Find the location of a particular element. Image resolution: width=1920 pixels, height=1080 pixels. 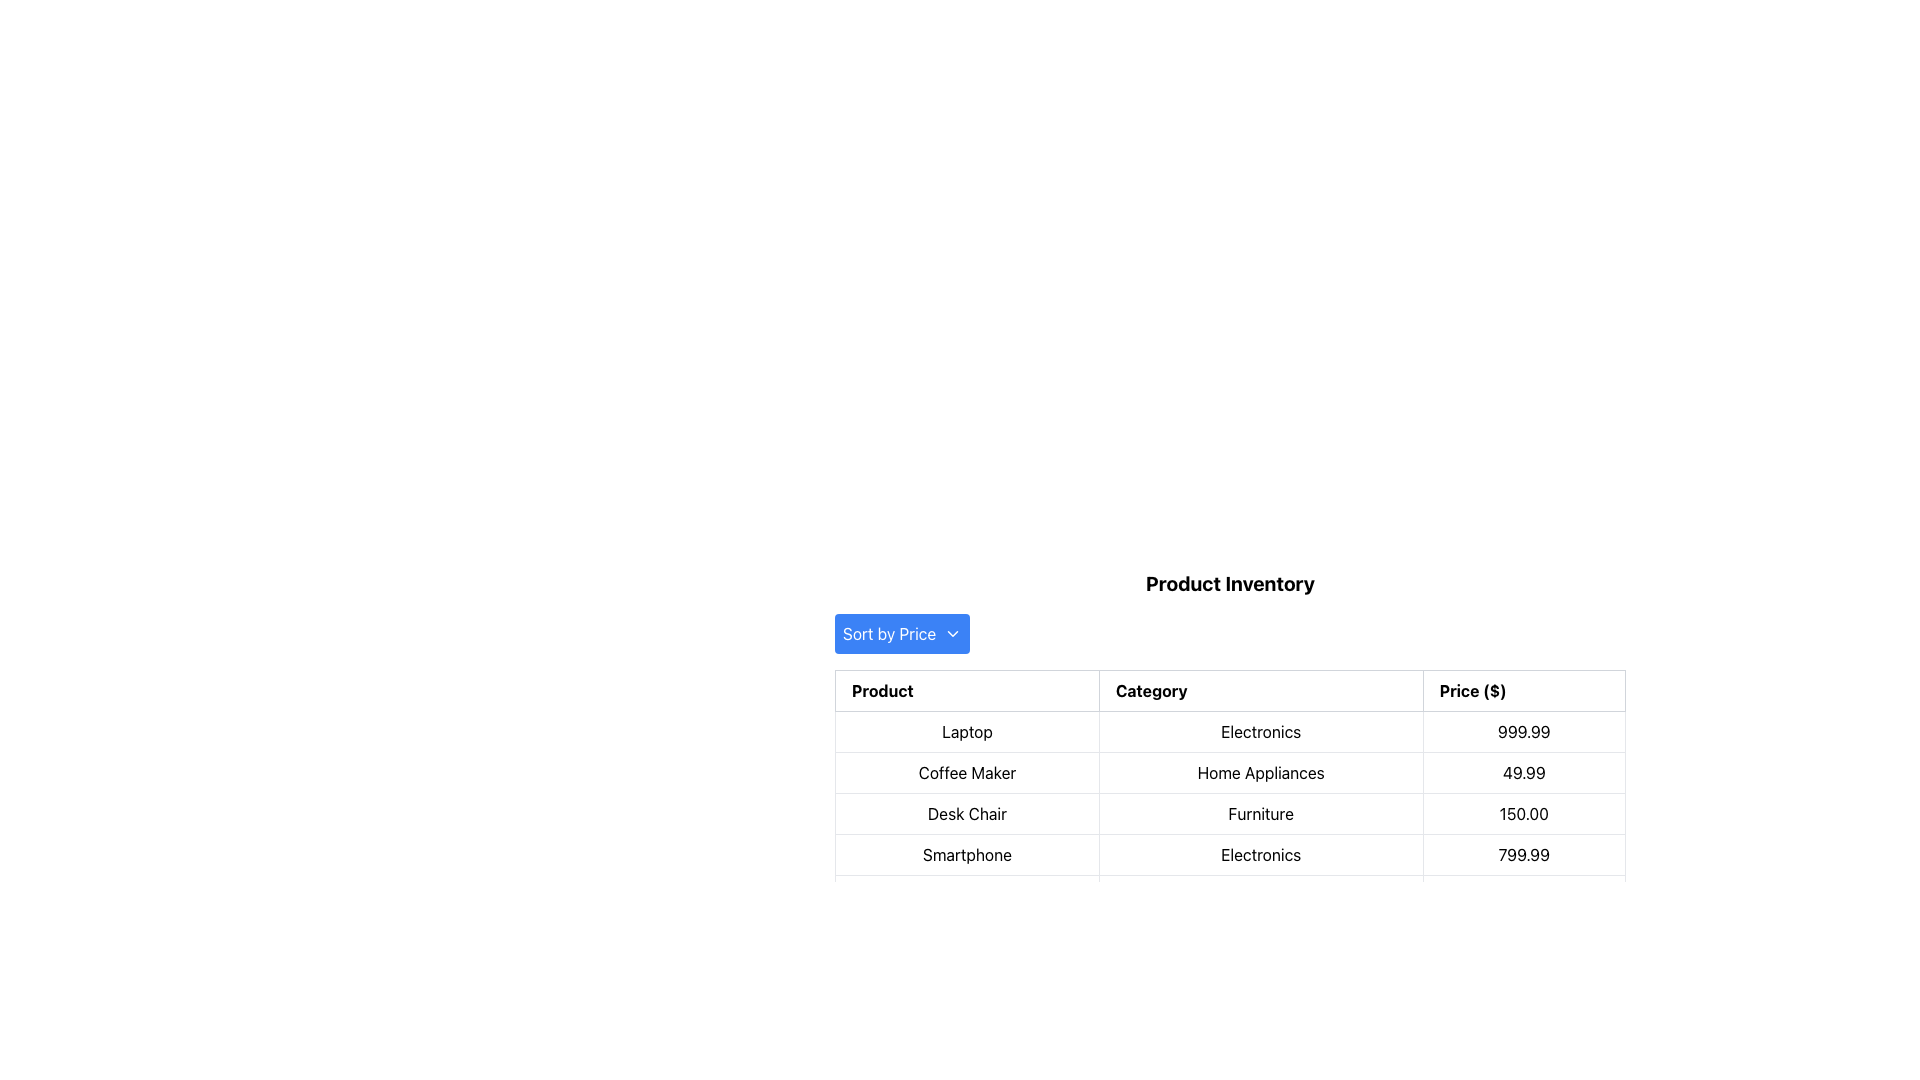

the Table Cell containing the text 'Coffee Maker', which is styled with gray bordered edges and is located in the second row under the 'Product' column is located at coordinates (967, 771).